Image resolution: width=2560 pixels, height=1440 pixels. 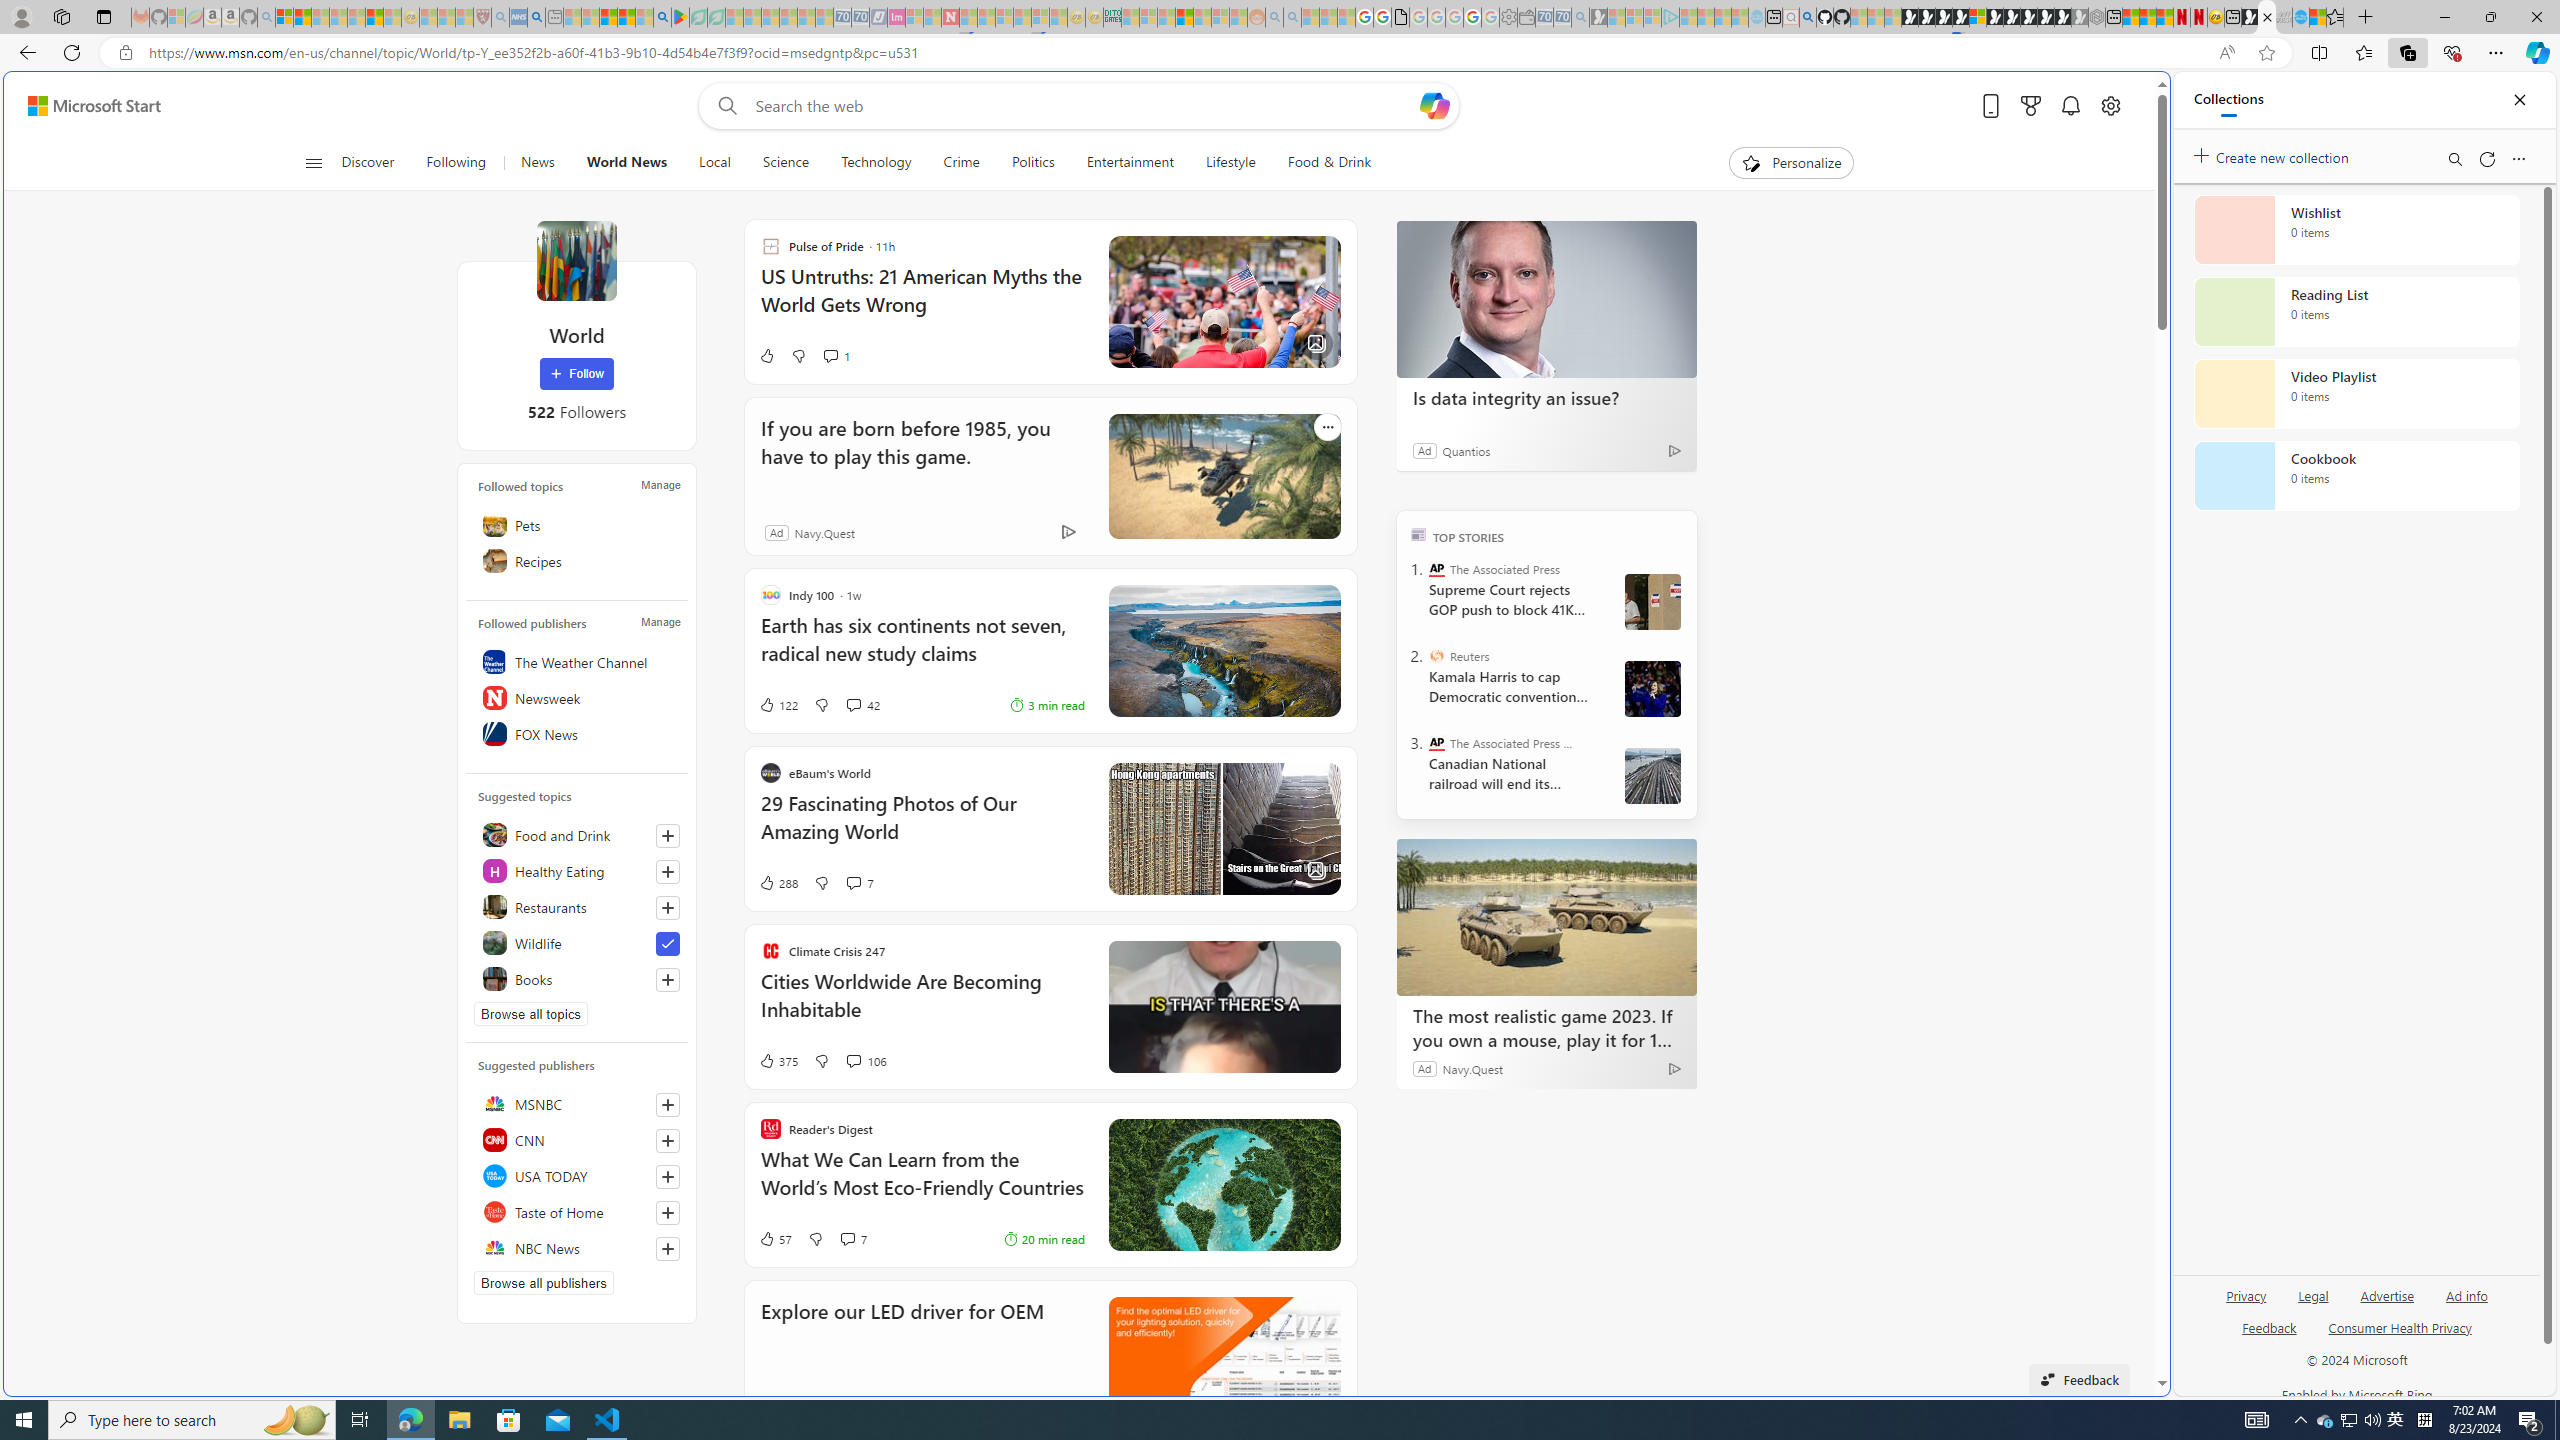 What do you see at coordinates (2356, 310) in the screenshot?
I see `'Reading List collection, 0 items'` at bounding box center [2356, 310].